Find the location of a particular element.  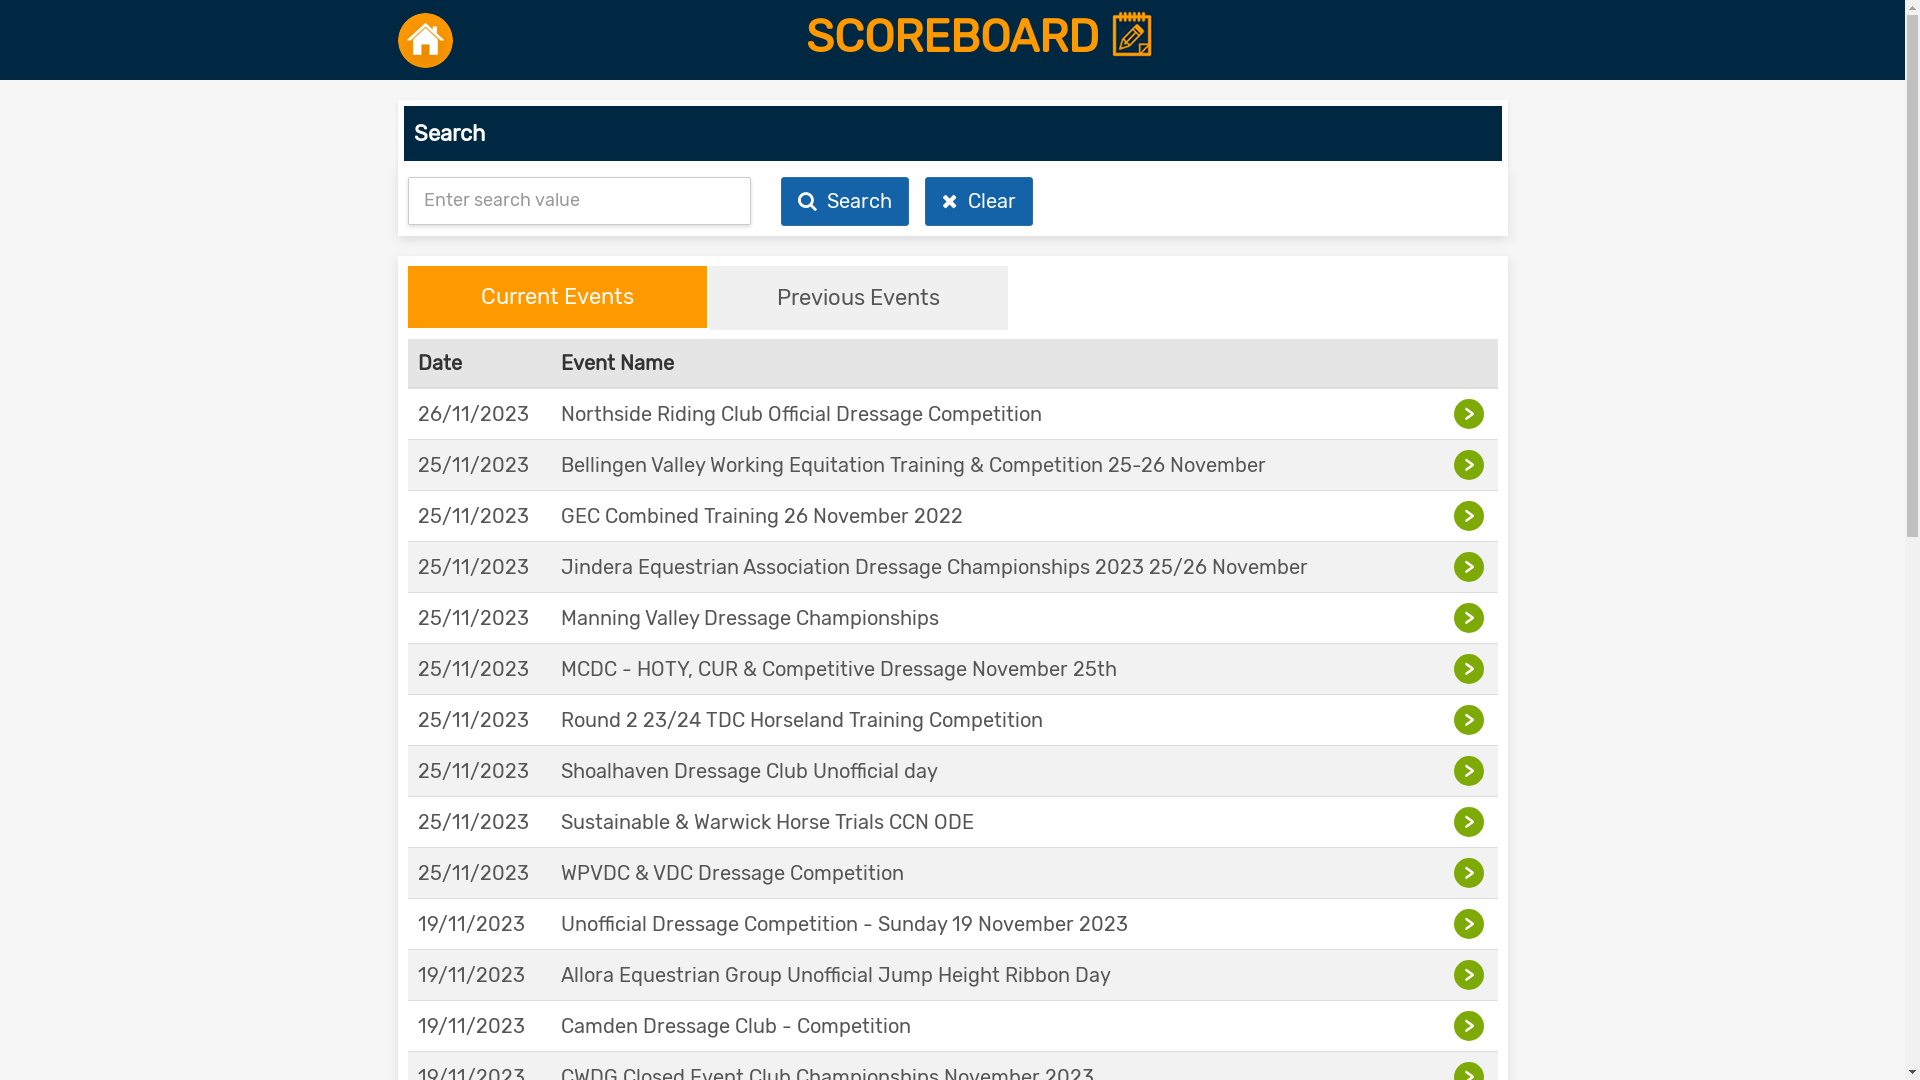

'  Search' is located at coordinates (844, 201).